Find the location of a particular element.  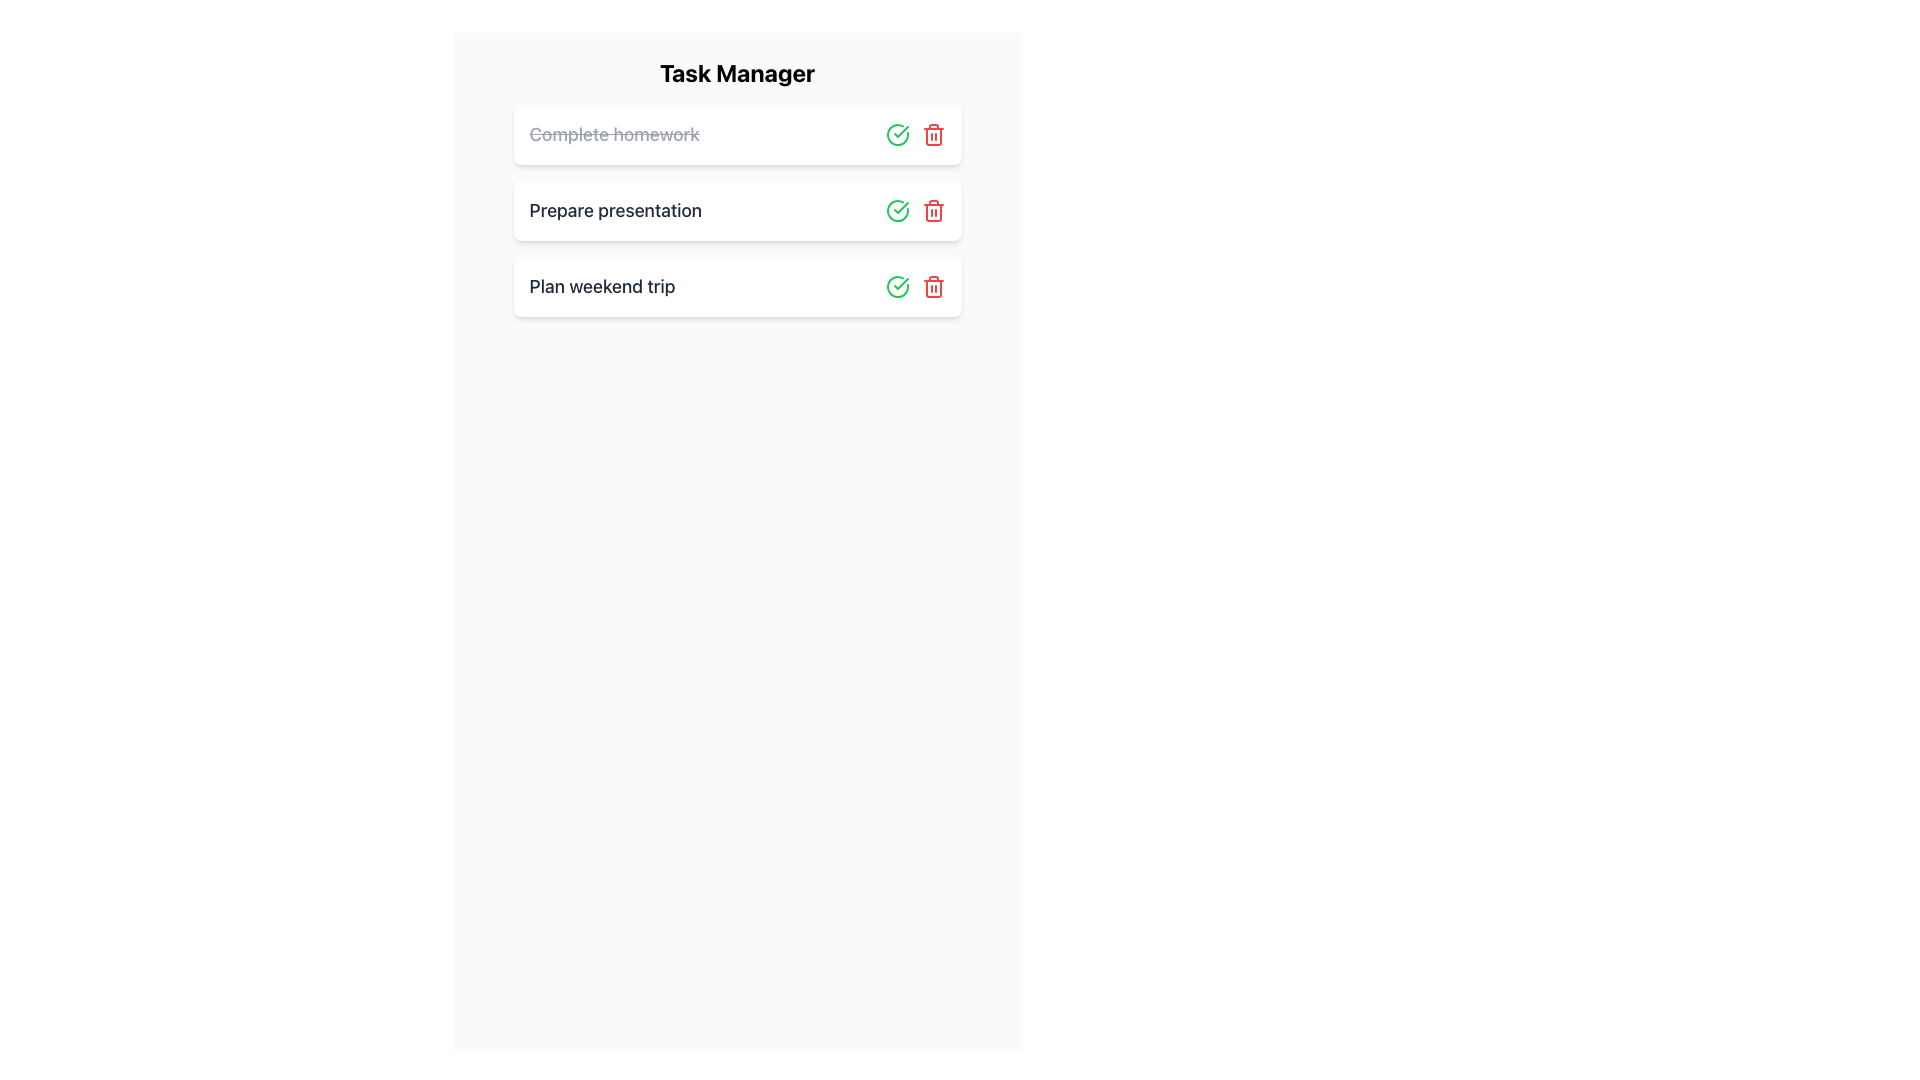

the circular green checkmark icon located inside the white button, which is aligned to the right of the 'Complete homework' task entry is located at coordinates (896, 286).